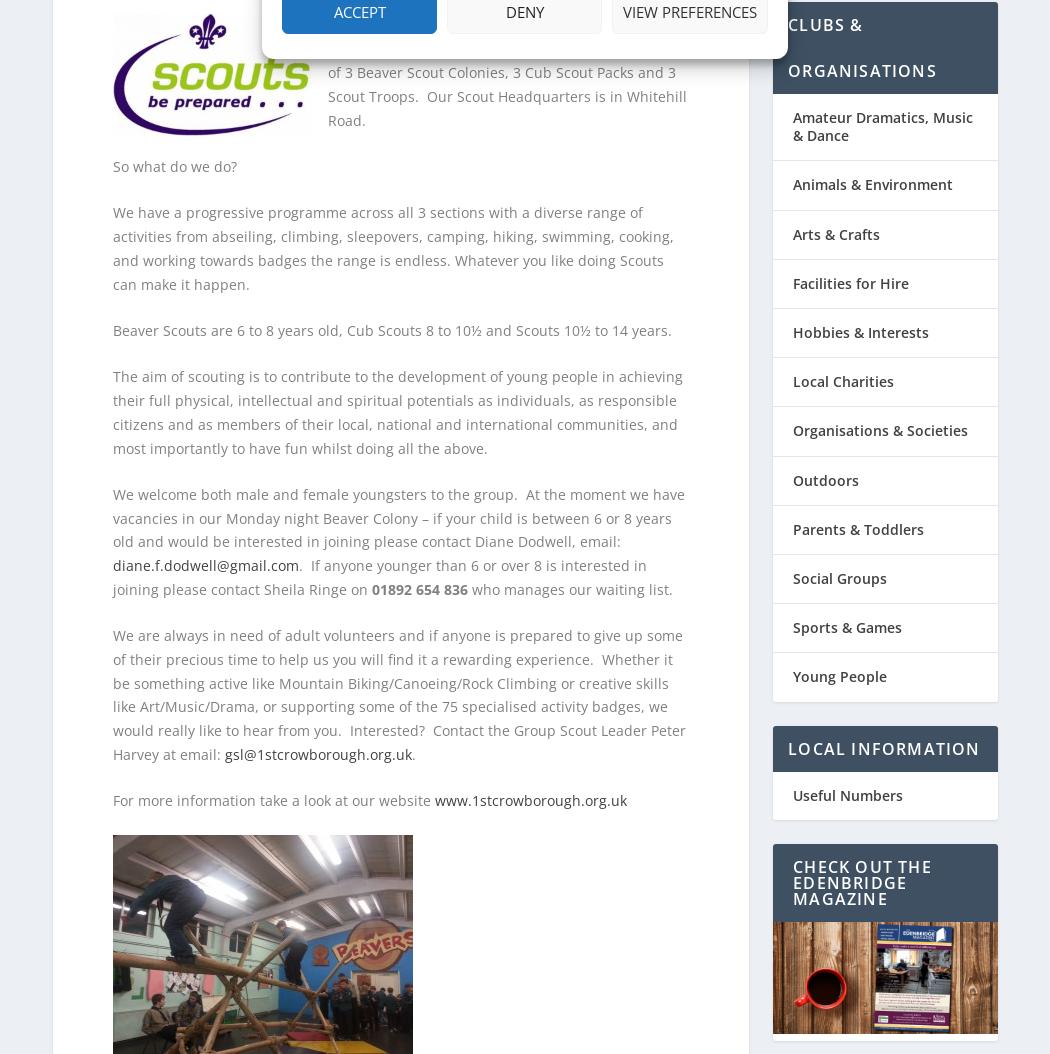  Describe the element at coordinates (851, 271) in the screenshot. I see `'Facilities for Hire'` at that location.